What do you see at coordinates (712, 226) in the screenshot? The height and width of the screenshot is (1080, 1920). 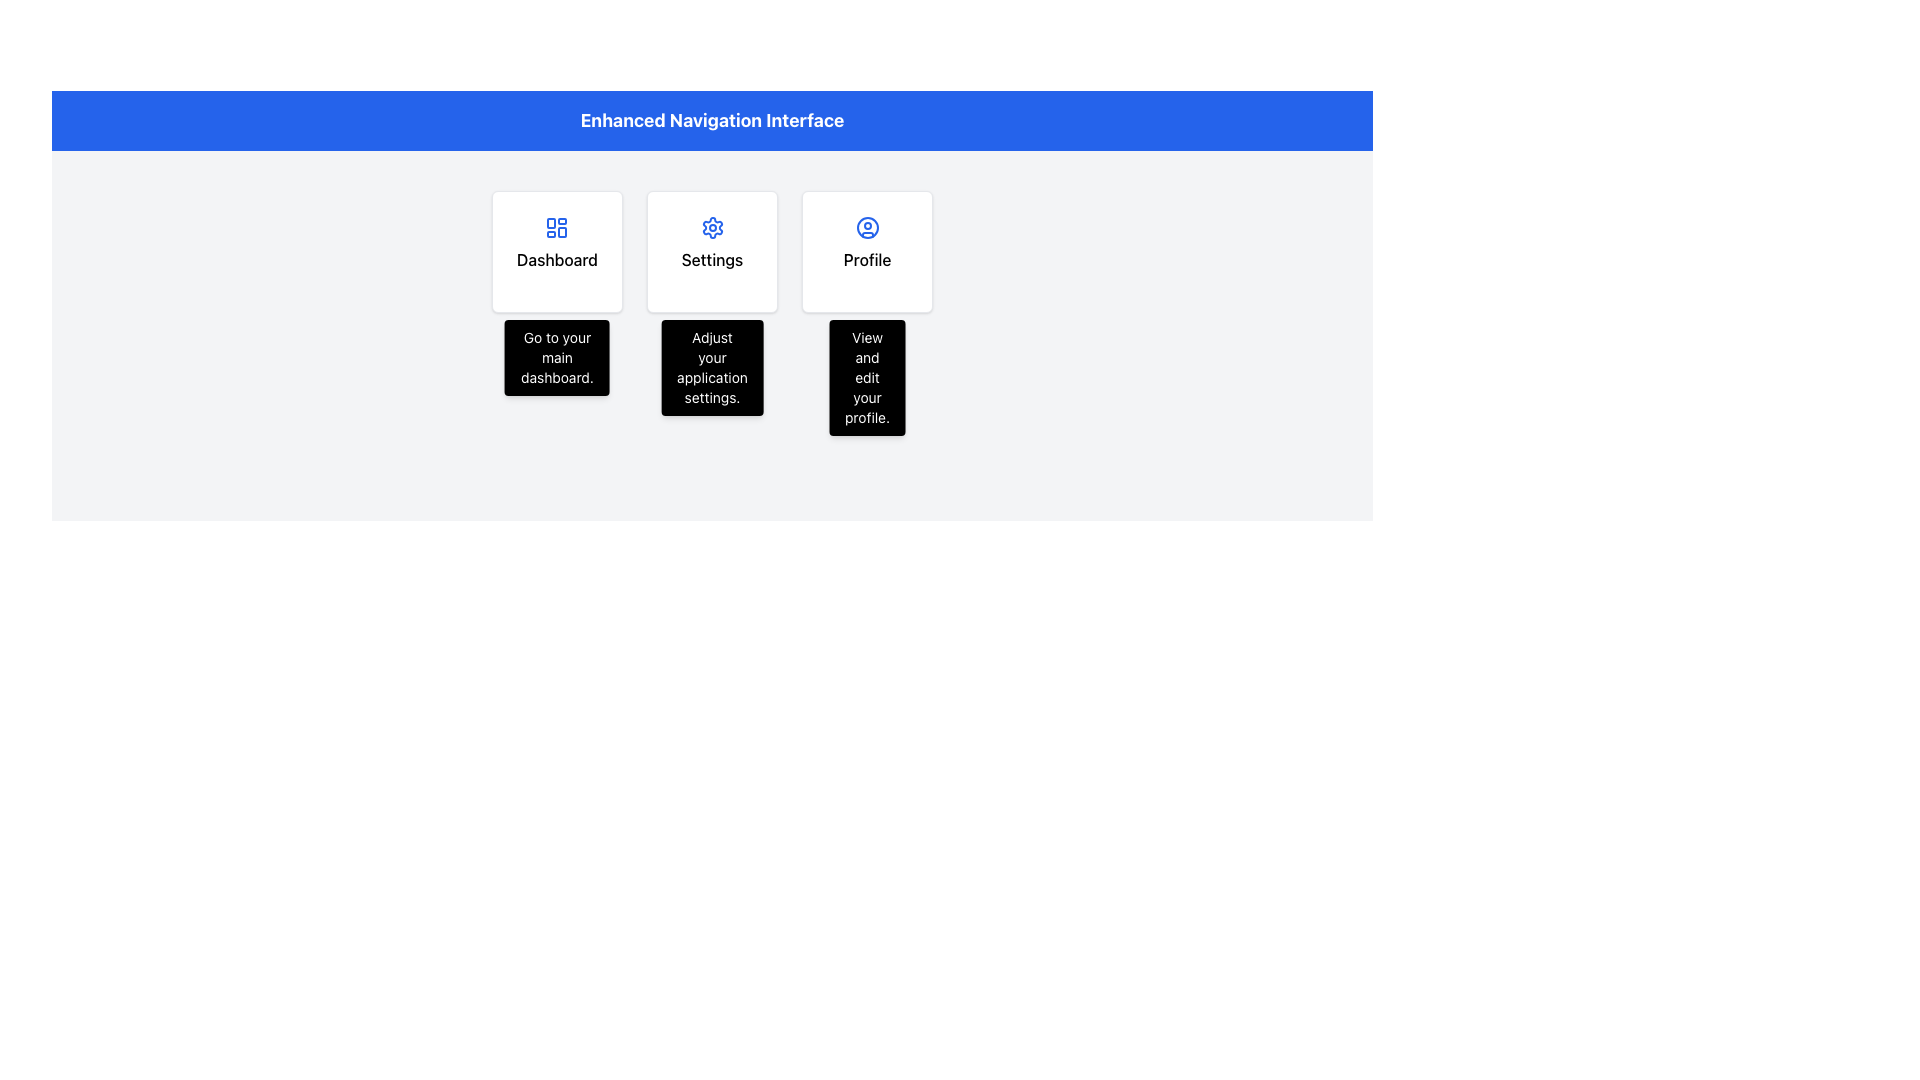 I see `the settings icon located in the upper portion of the middle card within the central card labeled 'Settings'` at bounding box center [712, 226].